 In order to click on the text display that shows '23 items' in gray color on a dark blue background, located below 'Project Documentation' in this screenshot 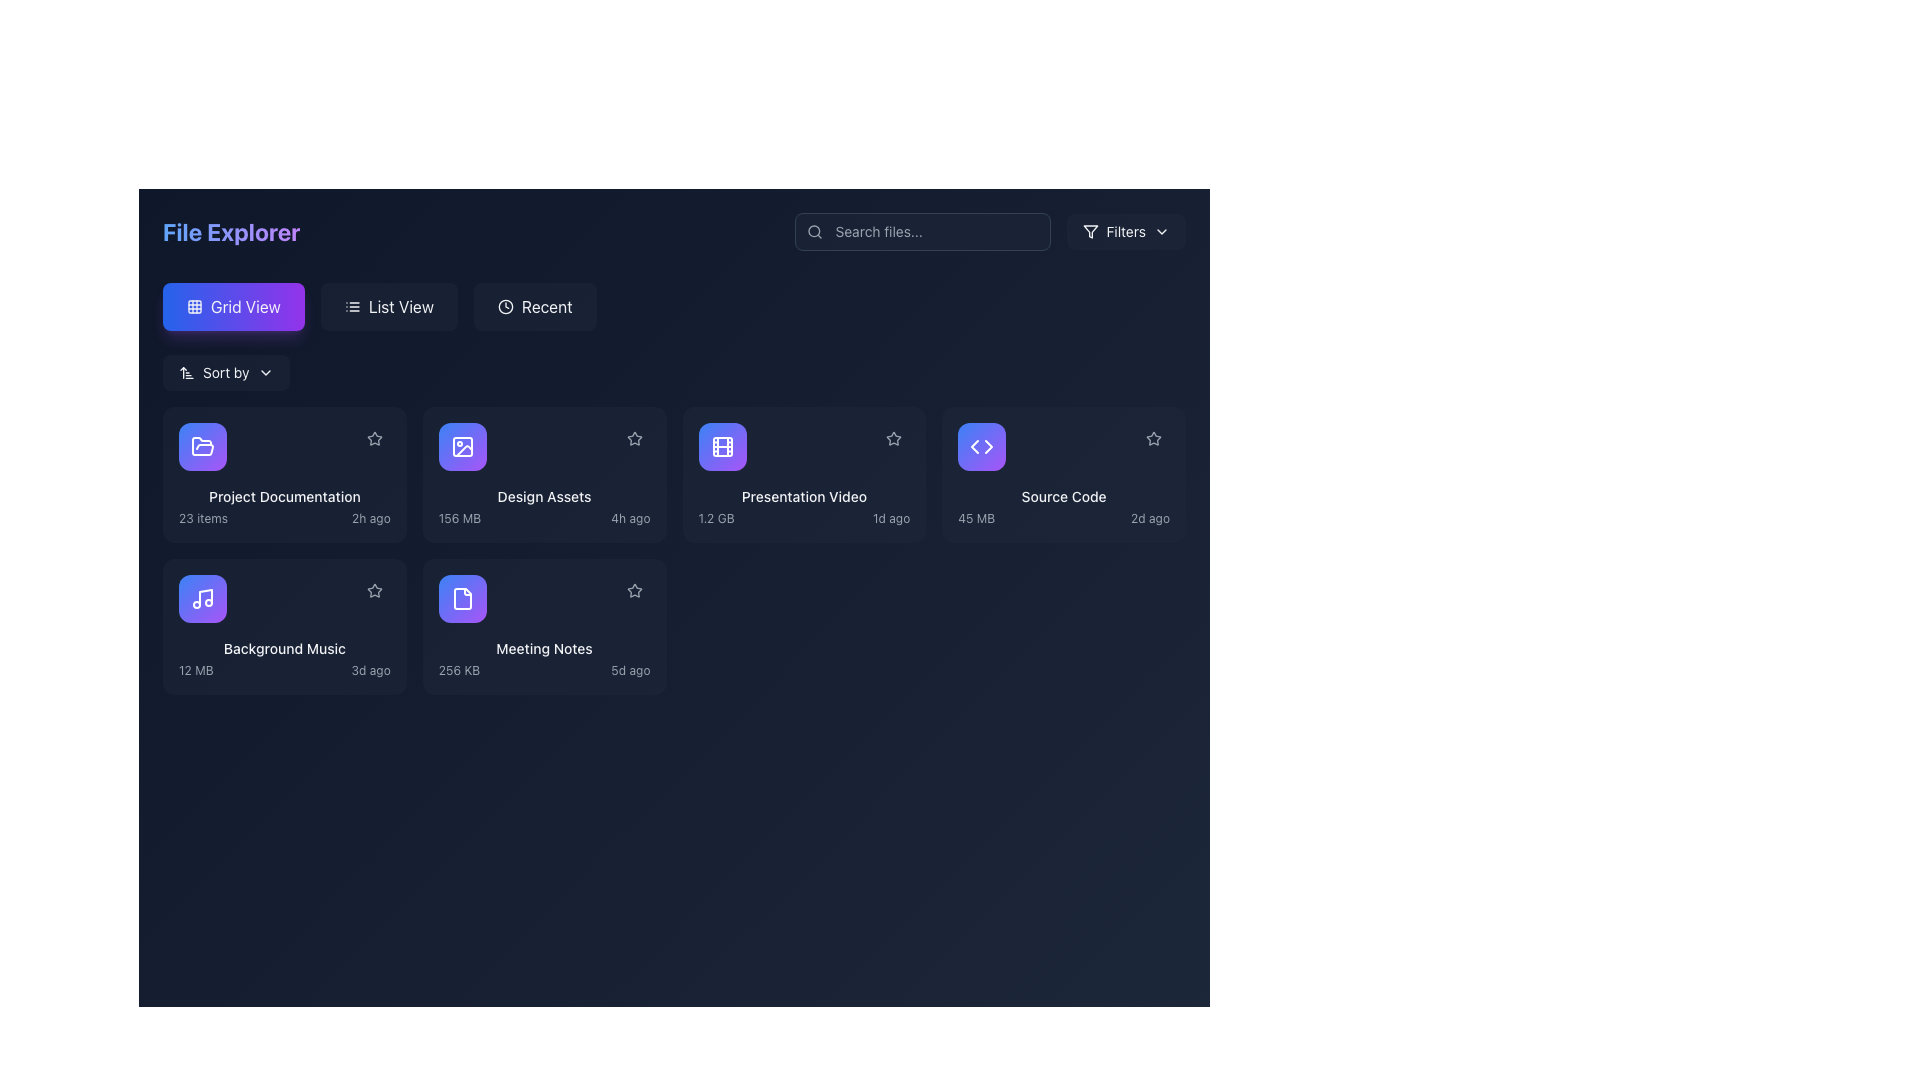, I will do `click(203, 518)`.